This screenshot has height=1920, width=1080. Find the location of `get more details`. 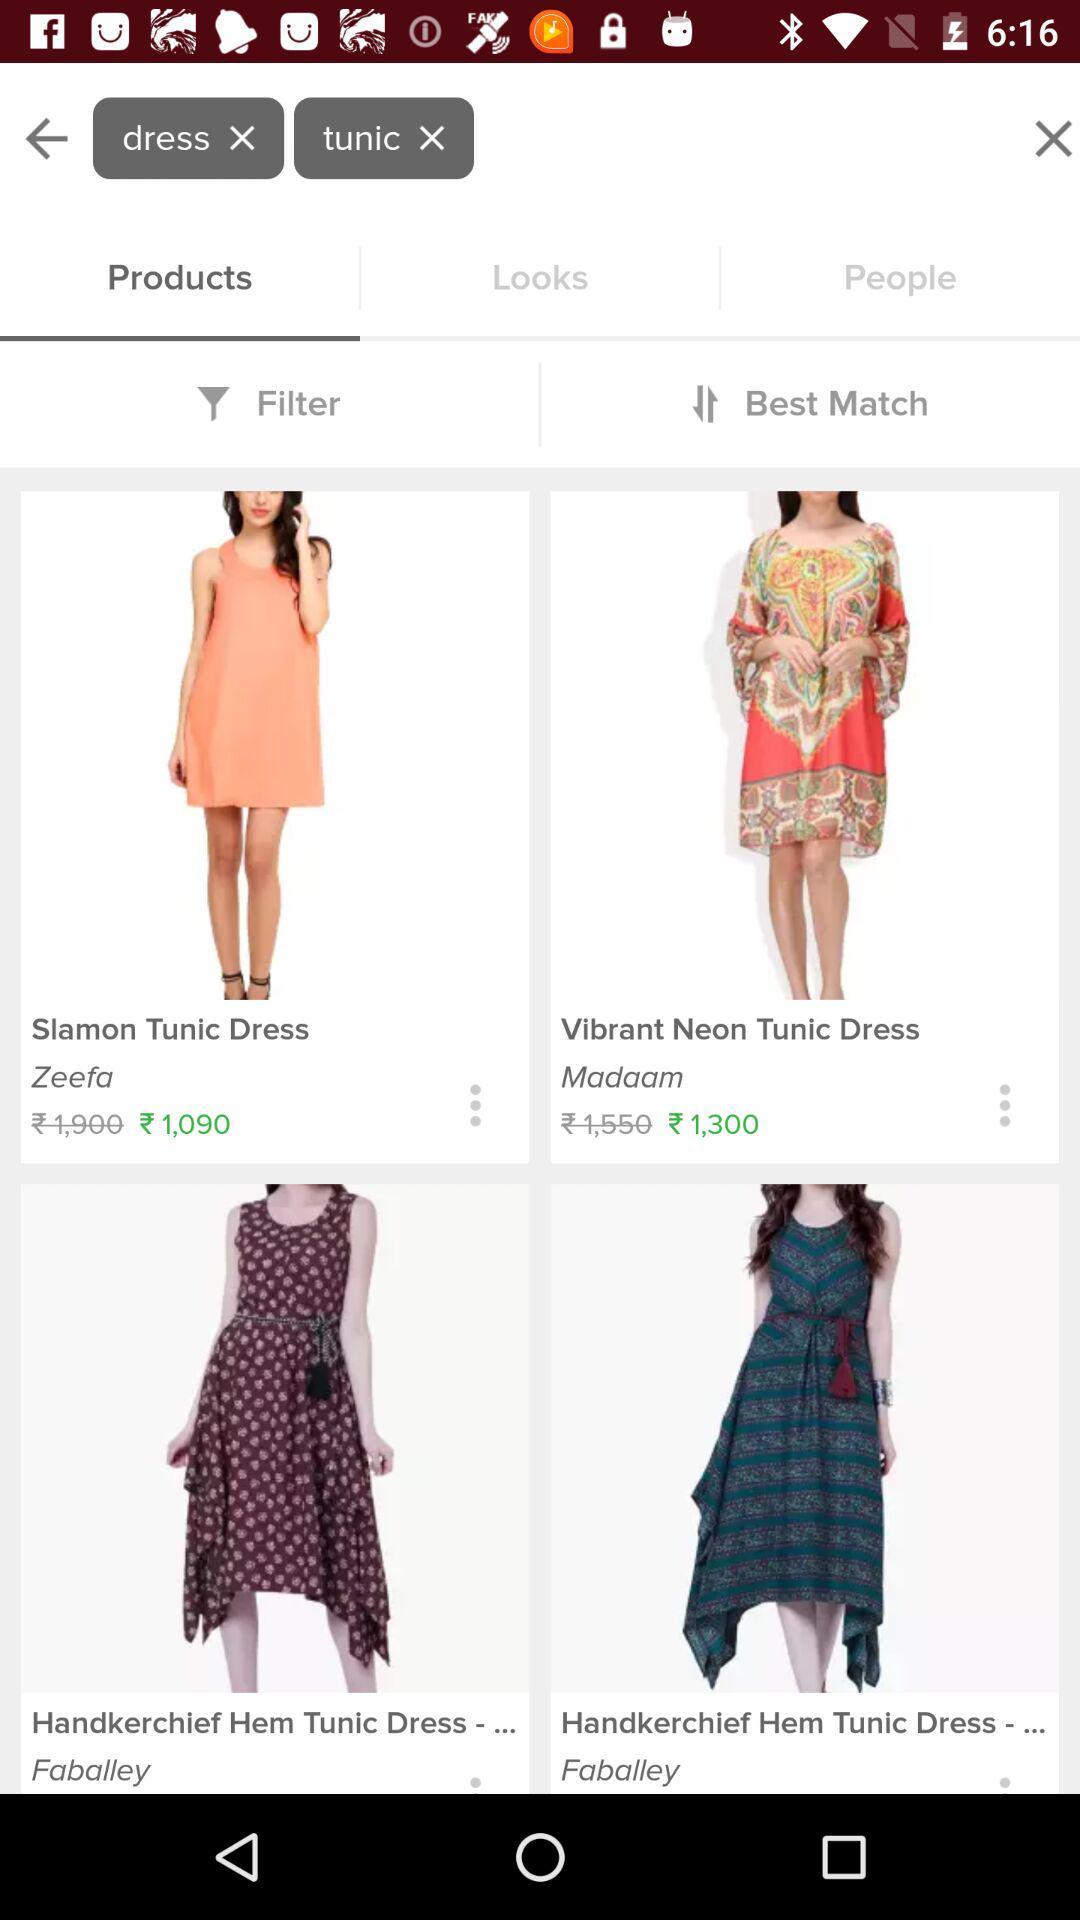

get more details is located at coordinates (1005, 1104).